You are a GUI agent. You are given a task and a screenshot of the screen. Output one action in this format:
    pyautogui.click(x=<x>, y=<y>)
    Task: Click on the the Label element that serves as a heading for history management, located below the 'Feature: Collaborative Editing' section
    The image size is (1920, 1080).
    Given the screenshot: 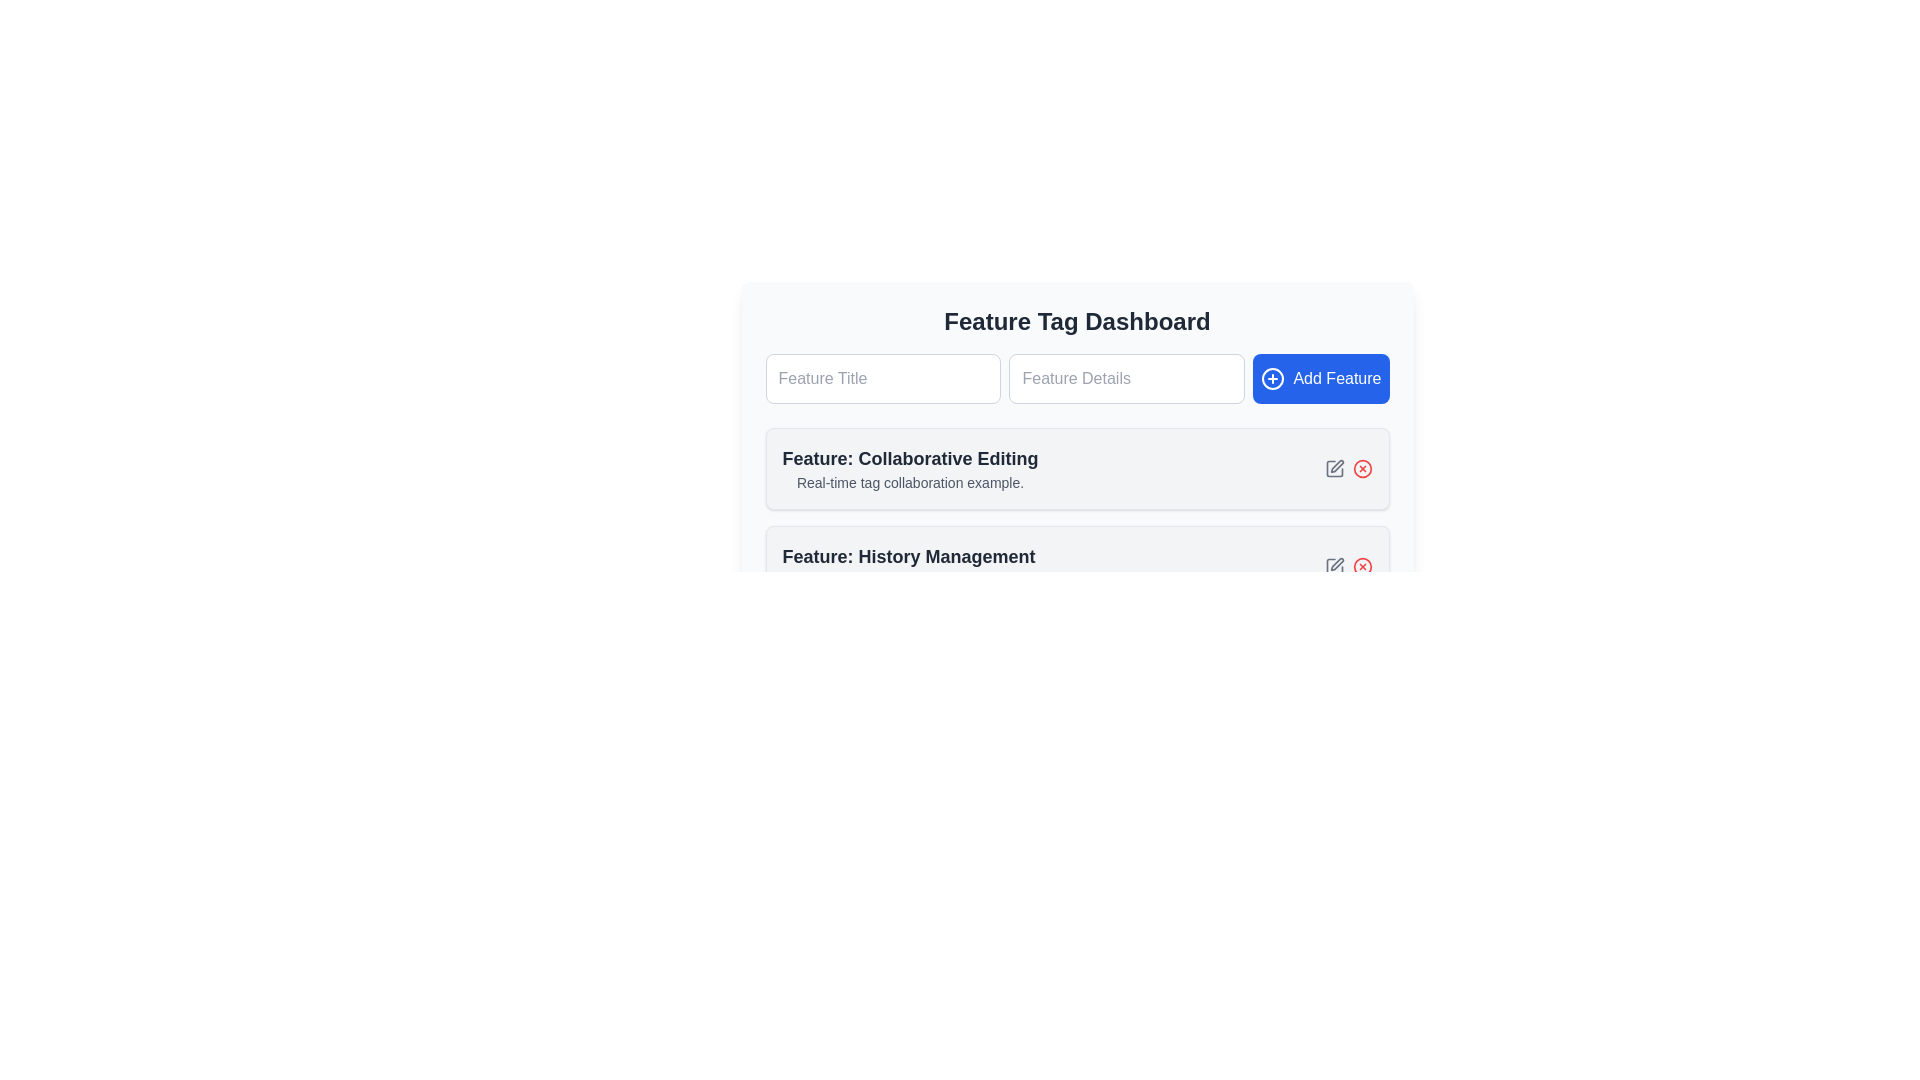 What is the action you would take?
    pyautogui.click(x=908, y=556)
    